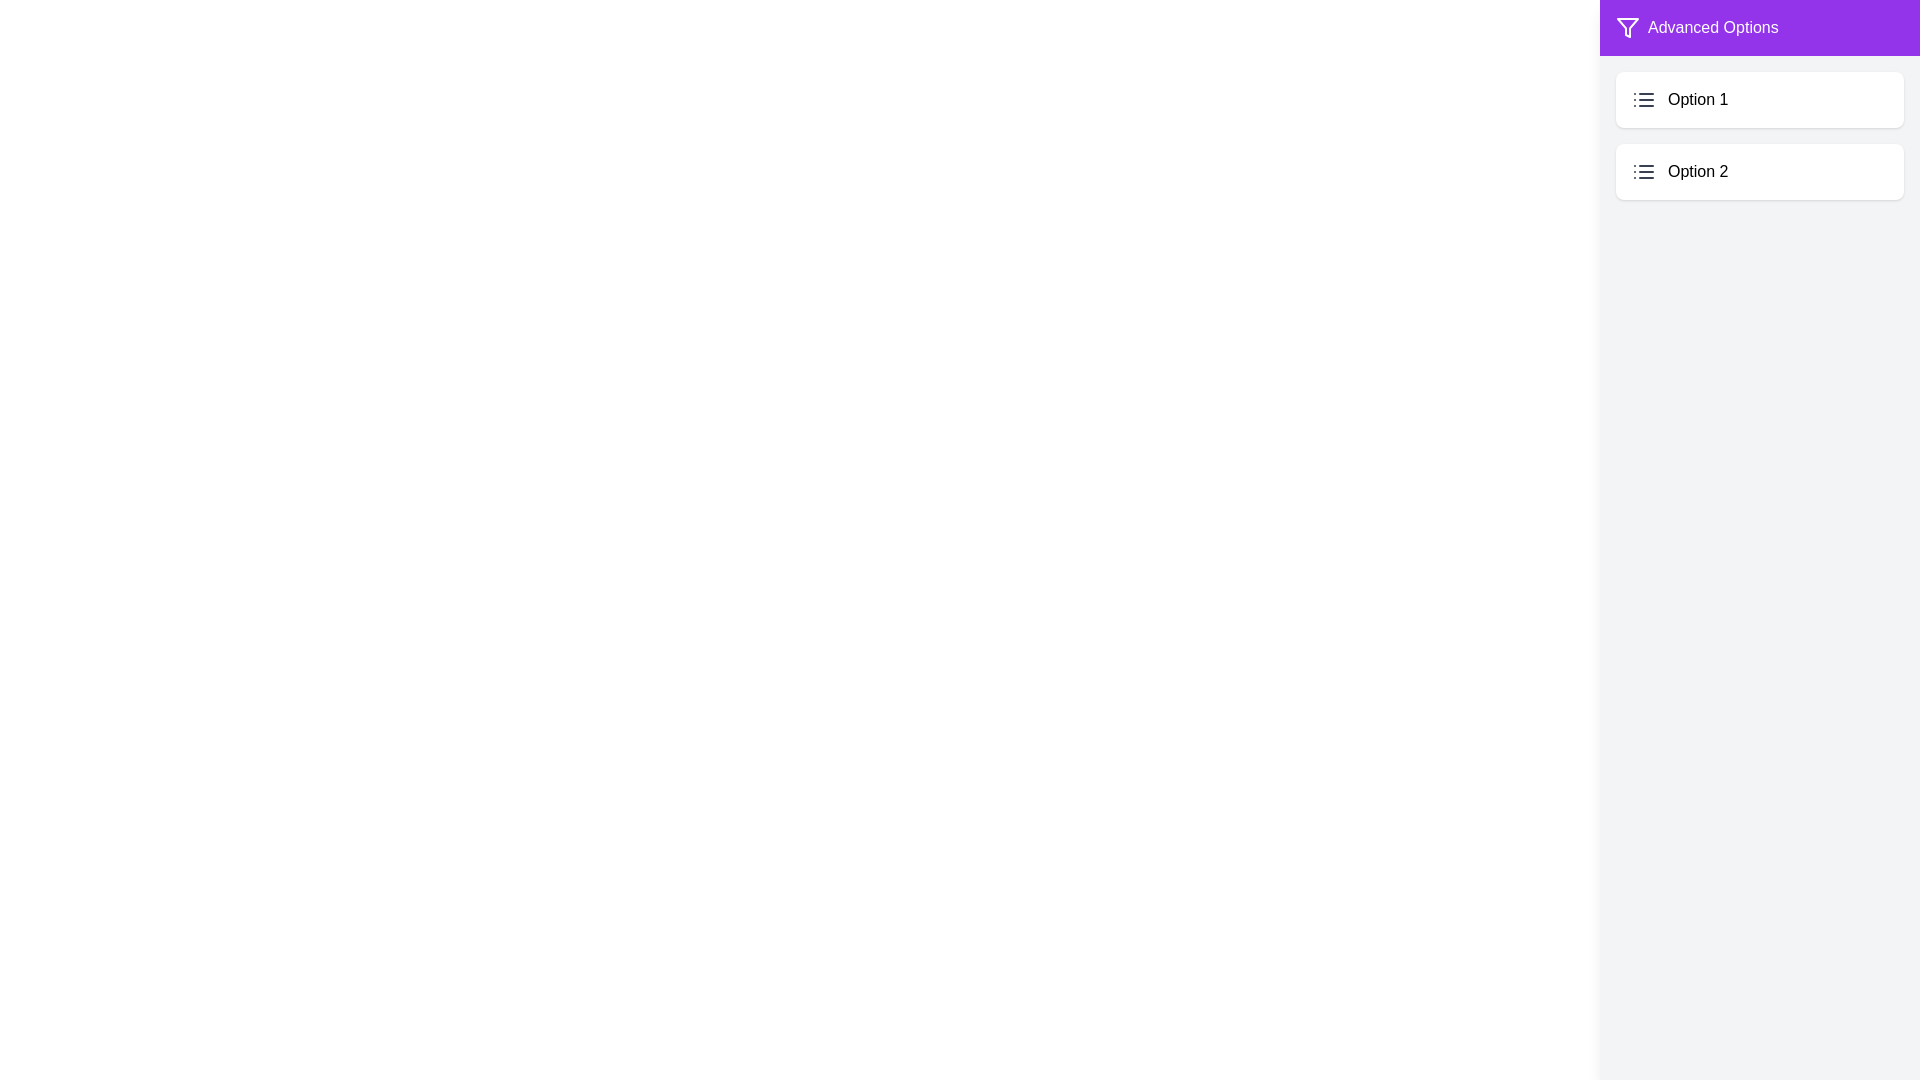 The width and height of the screenshot is (1920, 1080). What do you see at coordinates (1855, 53) in the screenshot?
I see `the toggle button labeled 'Features' to toggle the drawer visibility` at bounding box center [1855, 53].